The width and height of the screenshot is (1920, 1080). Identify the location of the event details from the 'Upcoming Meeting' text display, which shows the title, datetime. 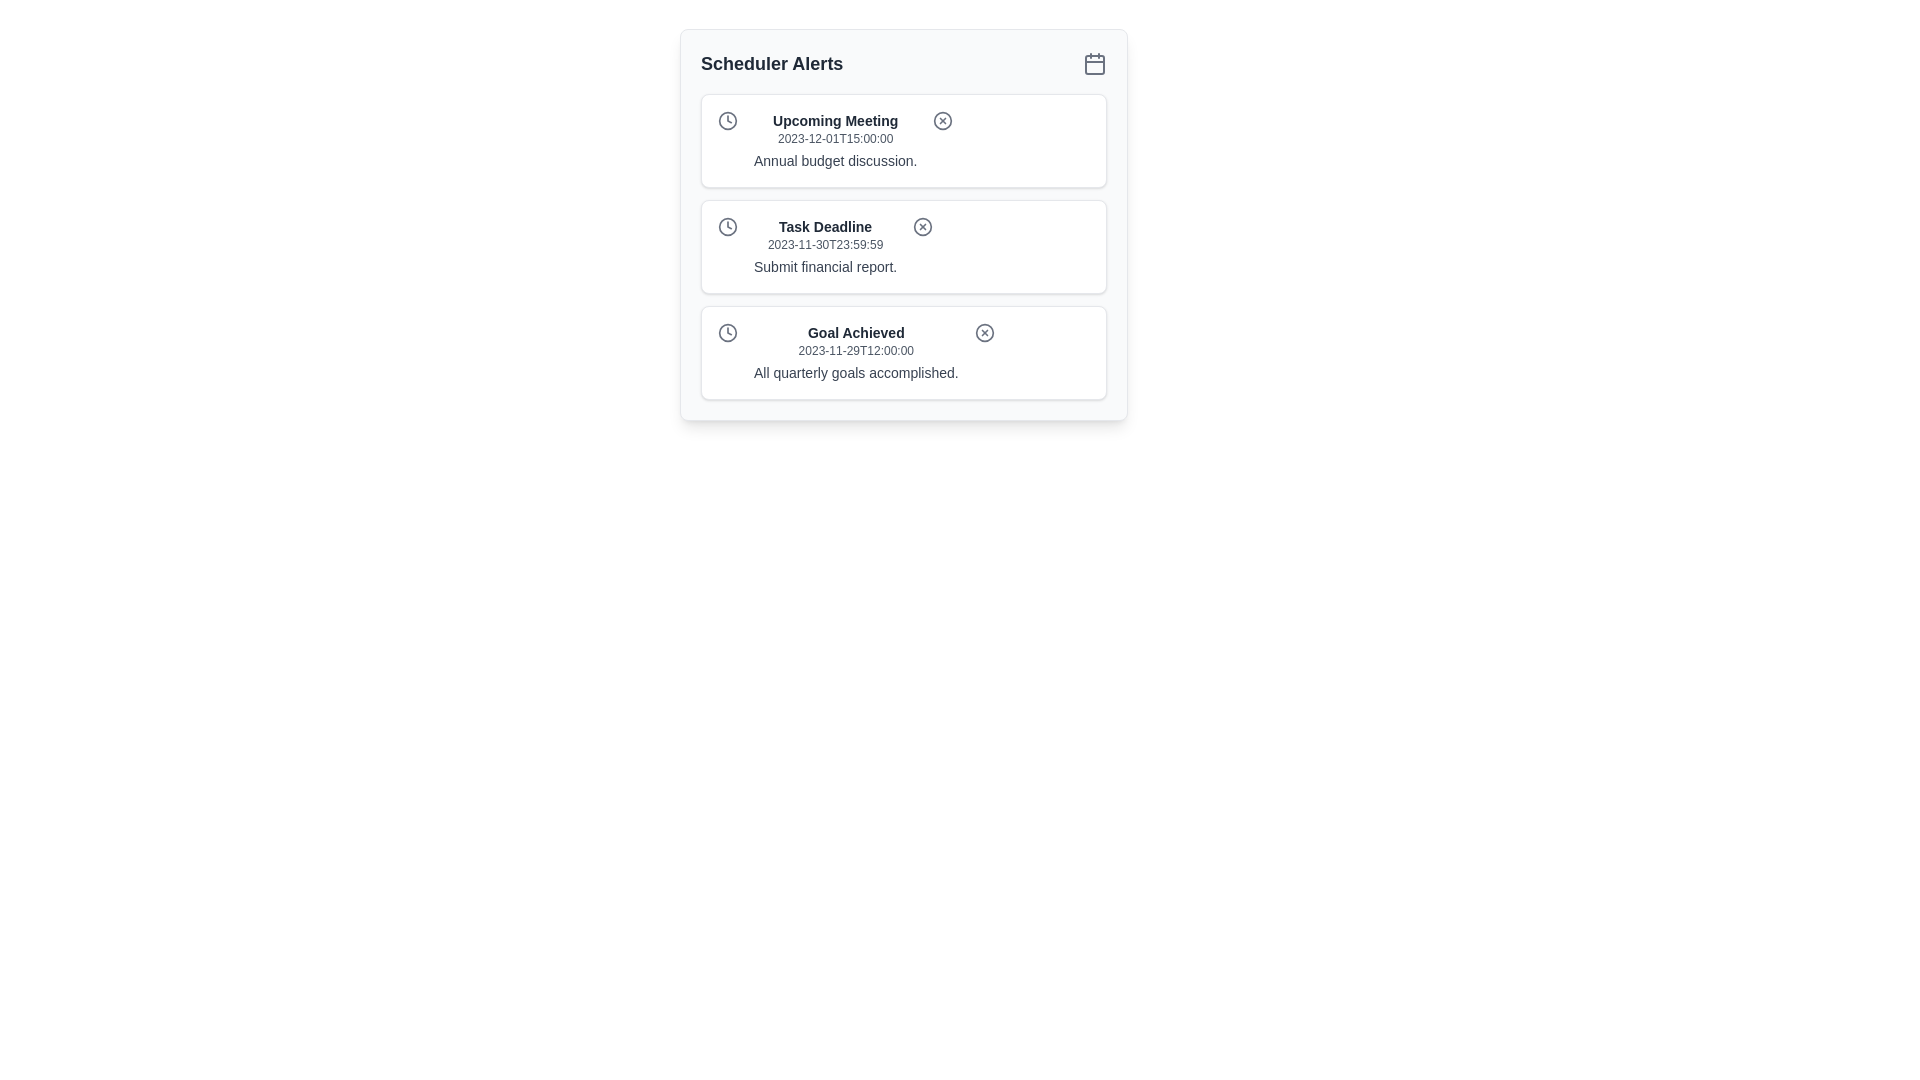
(835, 140).